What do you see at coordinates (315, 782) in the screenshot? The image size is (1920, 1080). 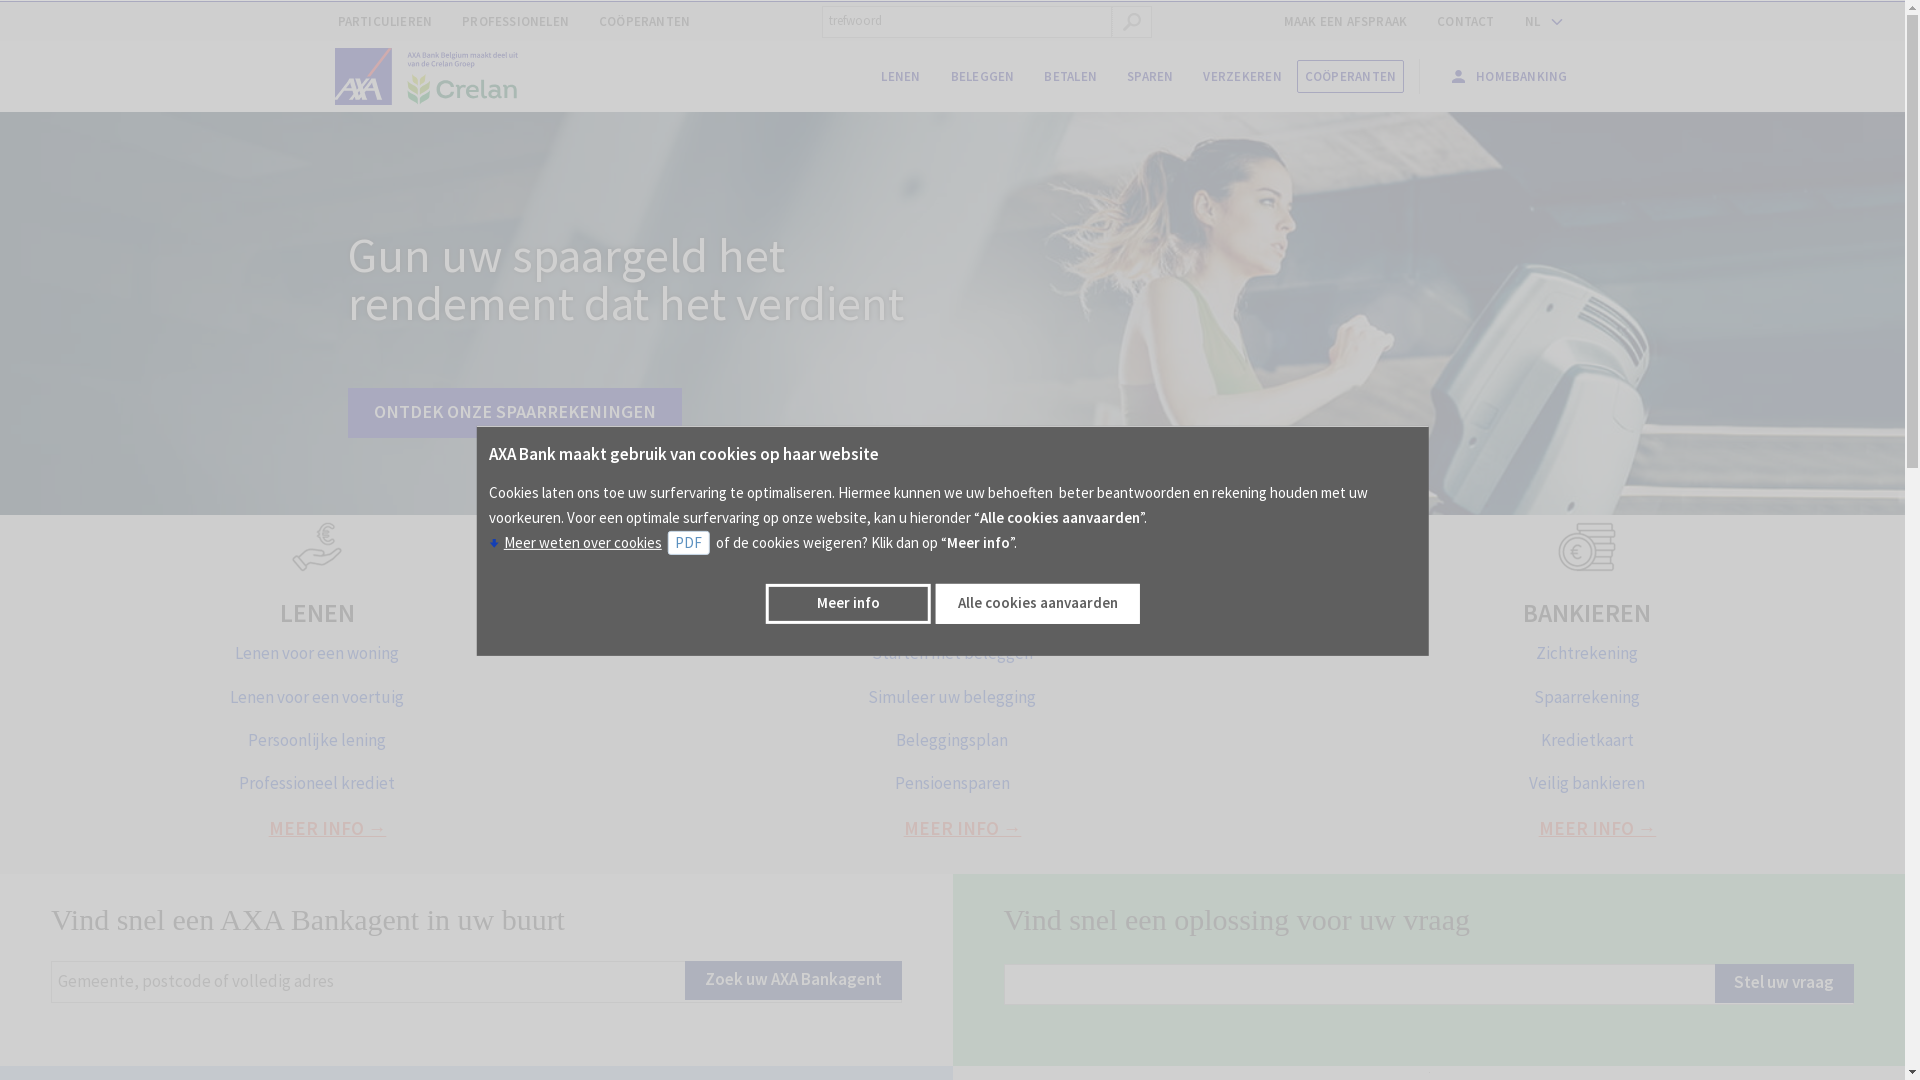 I see `'Professioneel krediet'` at bounding box center [315, 782].